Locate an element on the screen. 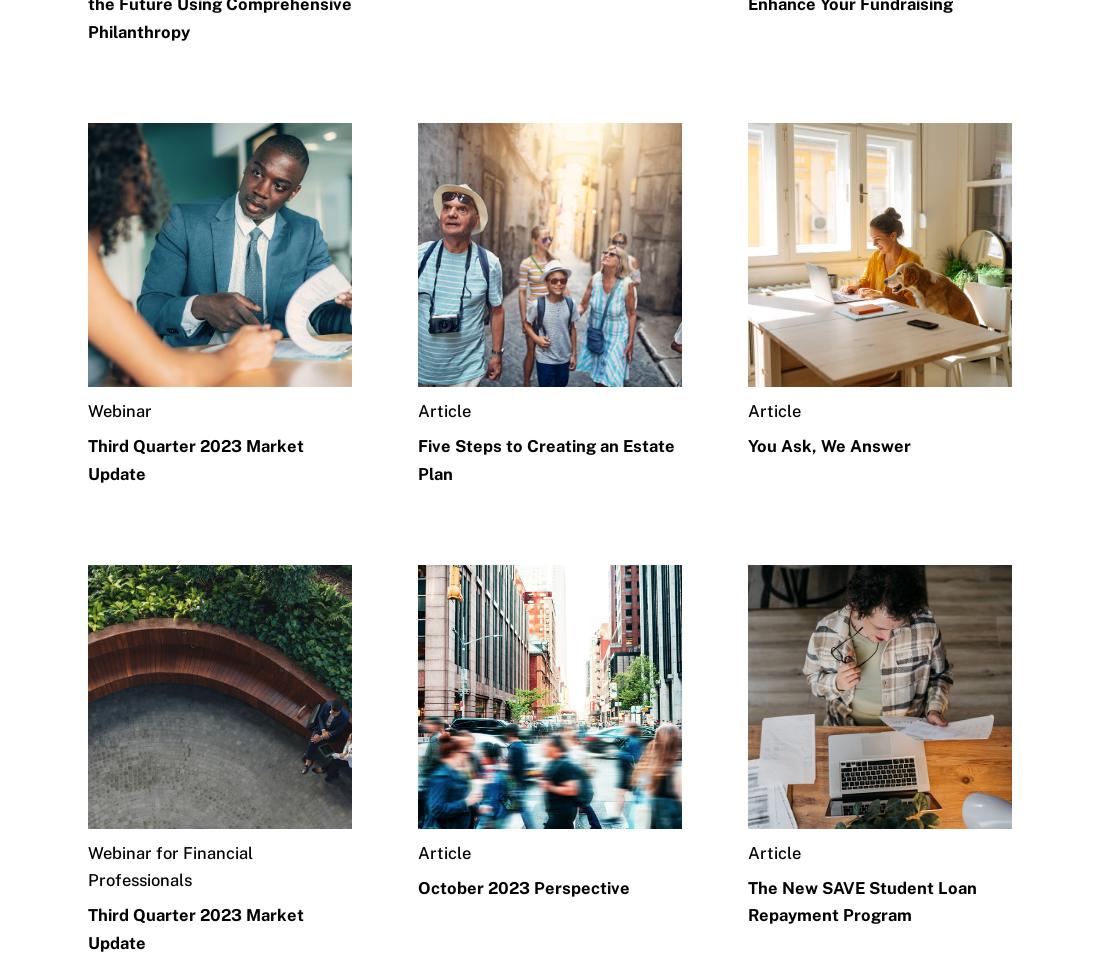  'Whistleblower Policy' is located at coordinates (164, 943).